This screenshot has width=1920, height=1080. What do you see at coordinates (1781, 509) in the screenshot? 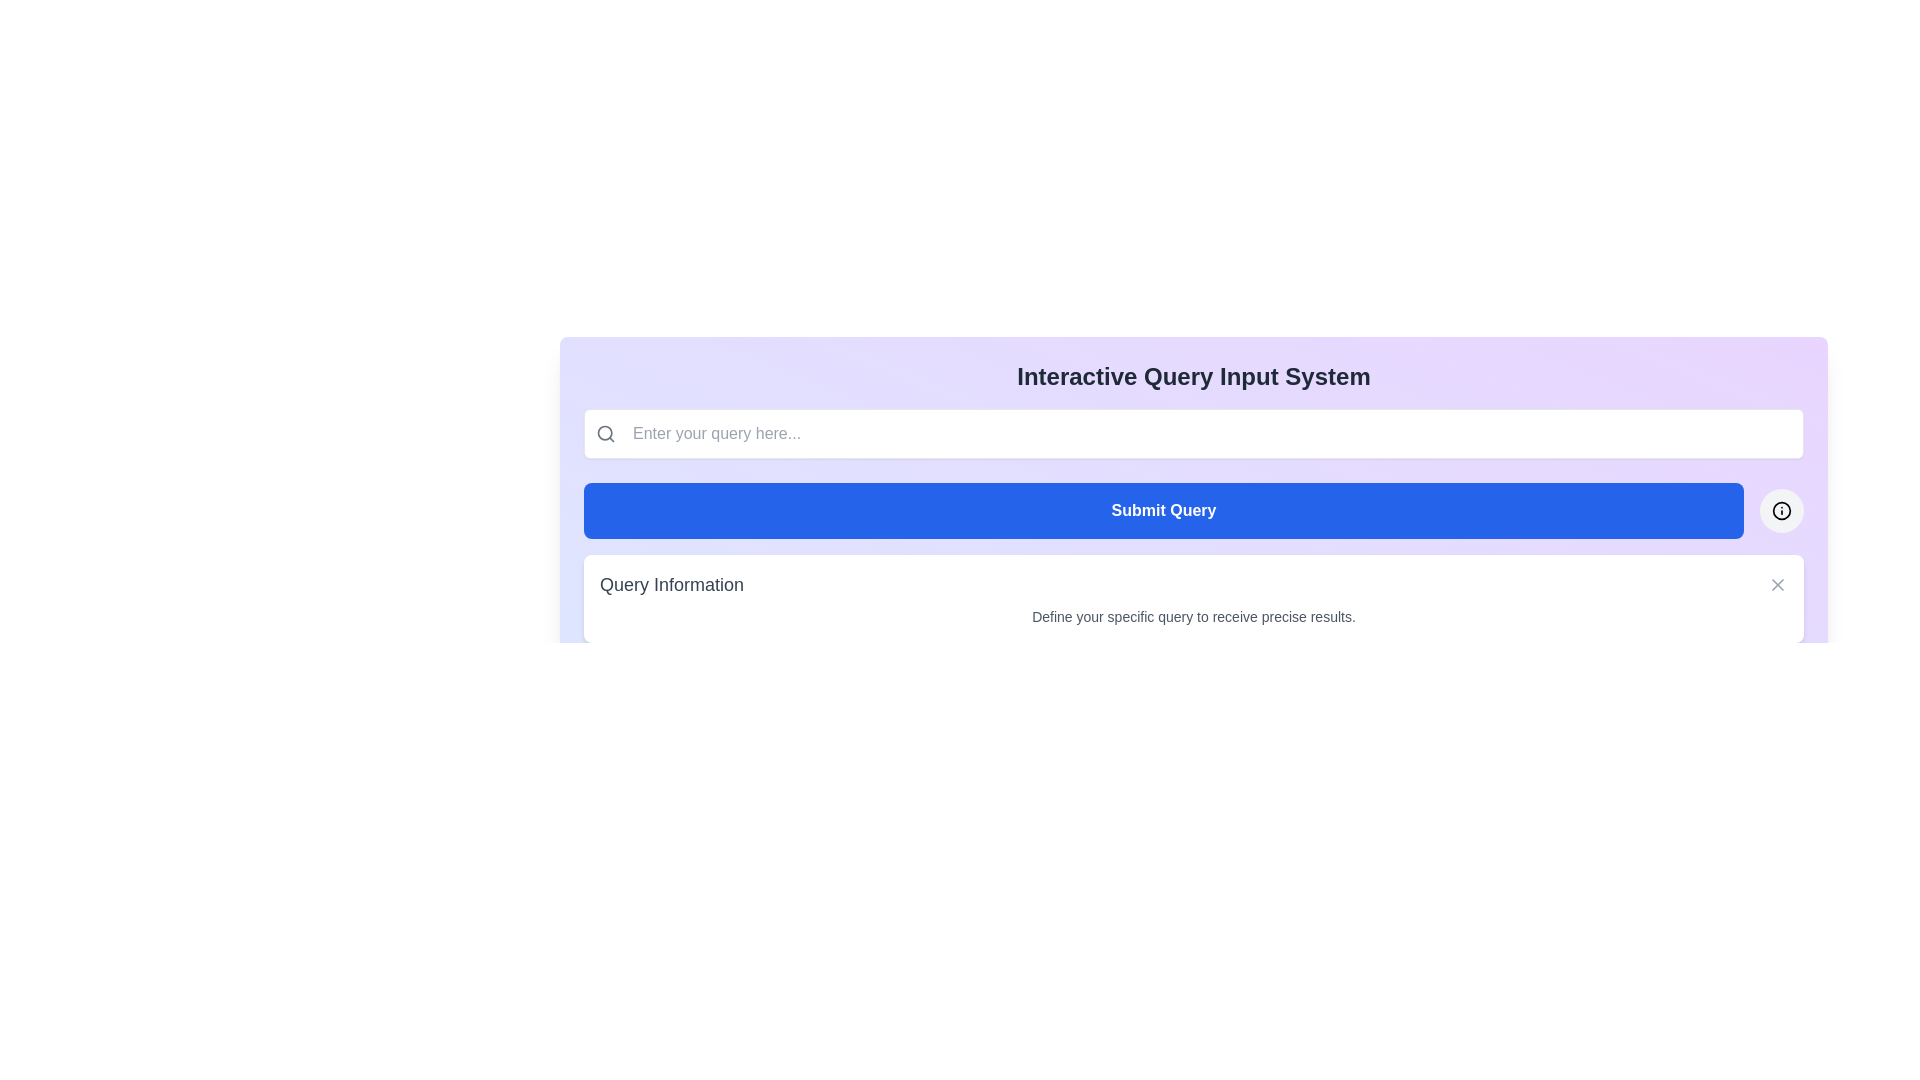
I see `the circular info indicator icon located within the rounded button in the top-right corner of the interface, adjacent to the blue 'Submit Query' button` at bounding box center [1781, 509].